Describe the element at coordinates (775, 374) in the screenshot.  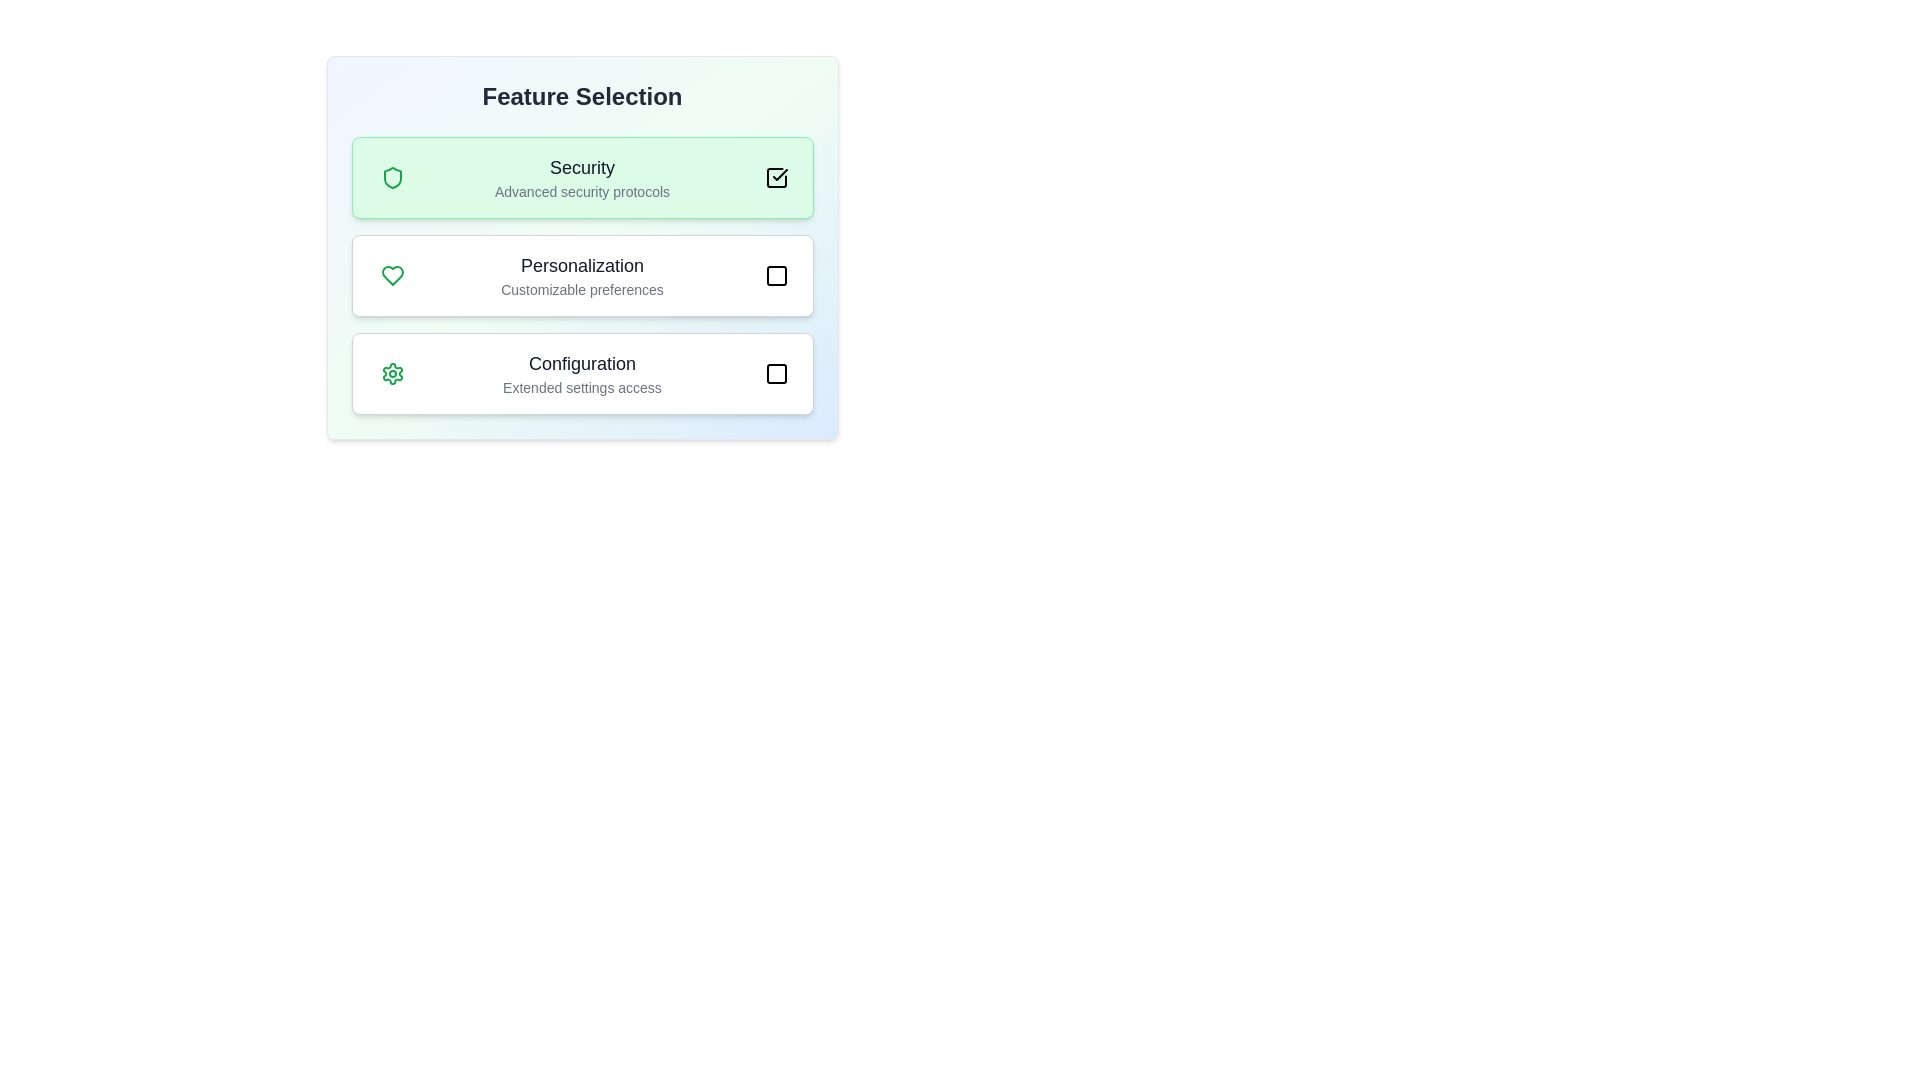
I see `the checkbox located in the Configuration section, which is a small square with rounded corners and a minimalist design` at that location.